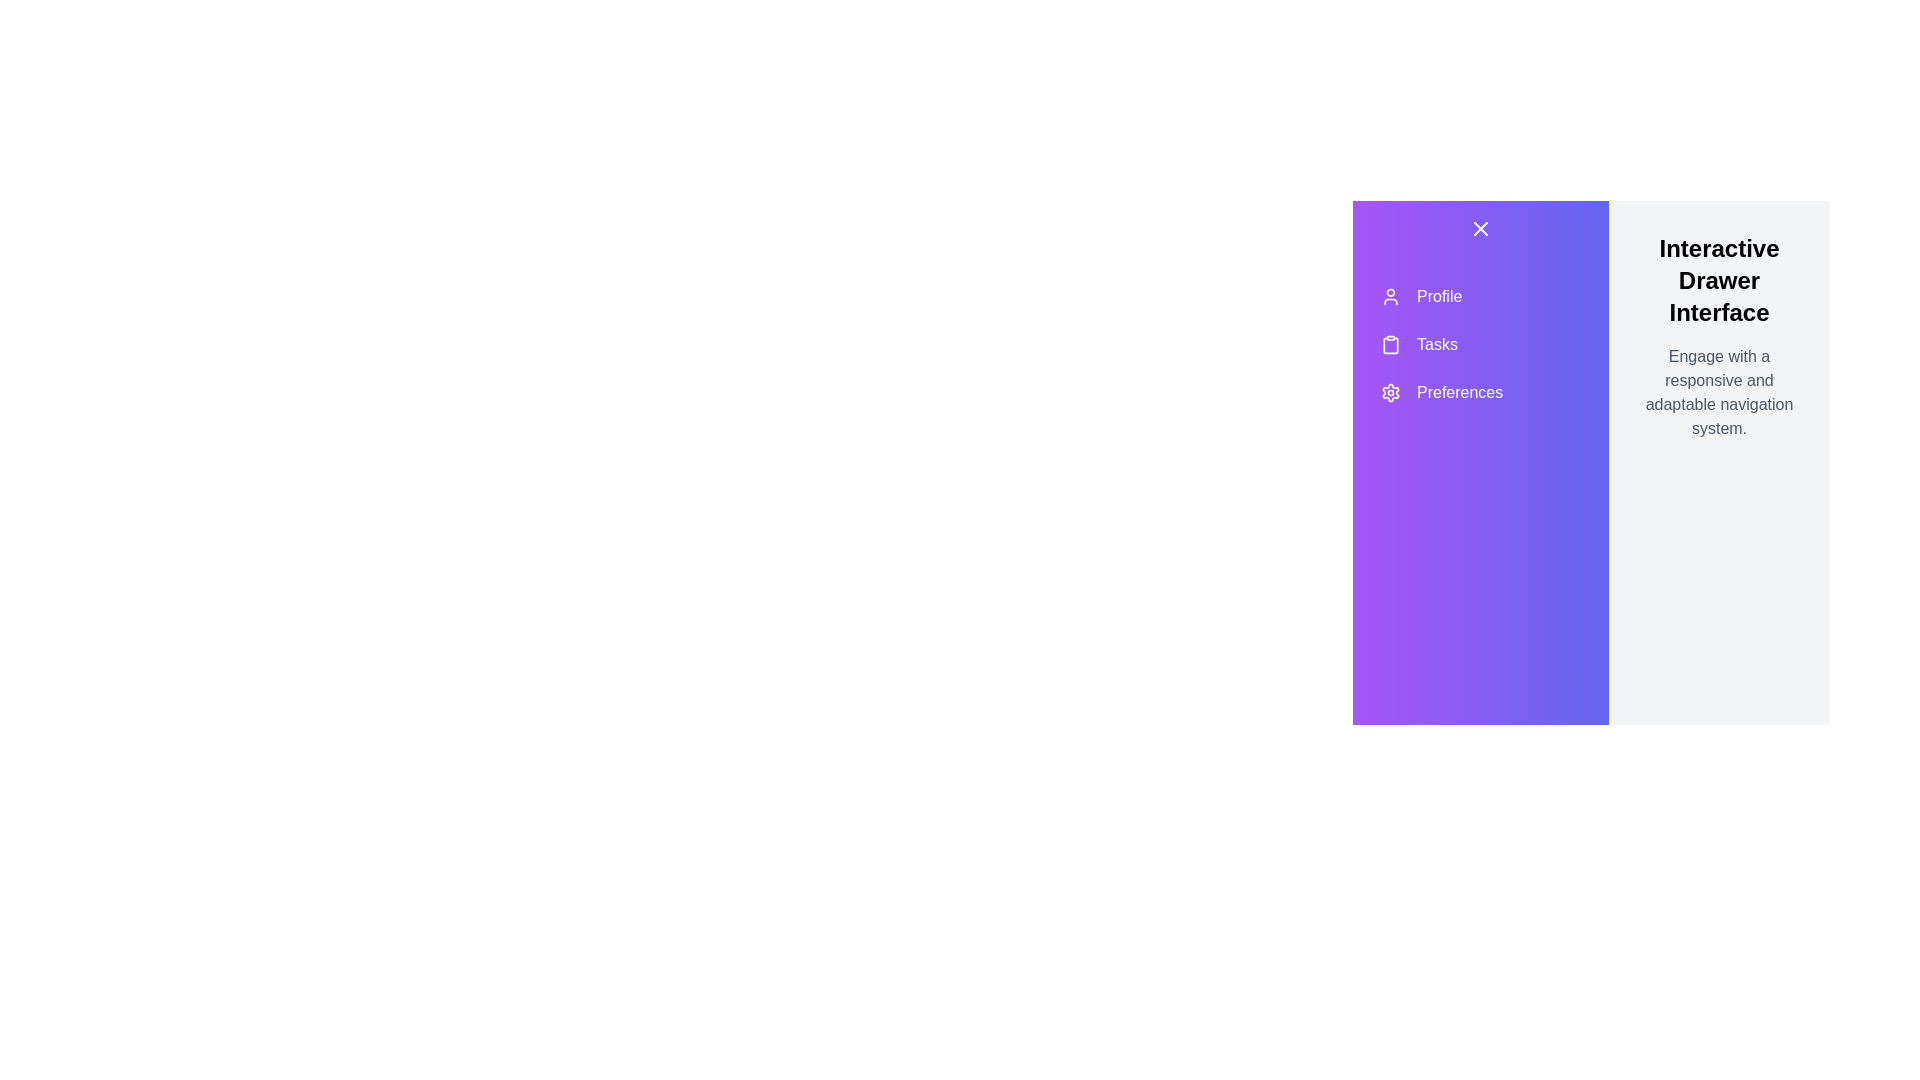 The height and width of the screenshot is (1080, 1920). I want to click on the menu item labeled Profile, so click(1481, 297).